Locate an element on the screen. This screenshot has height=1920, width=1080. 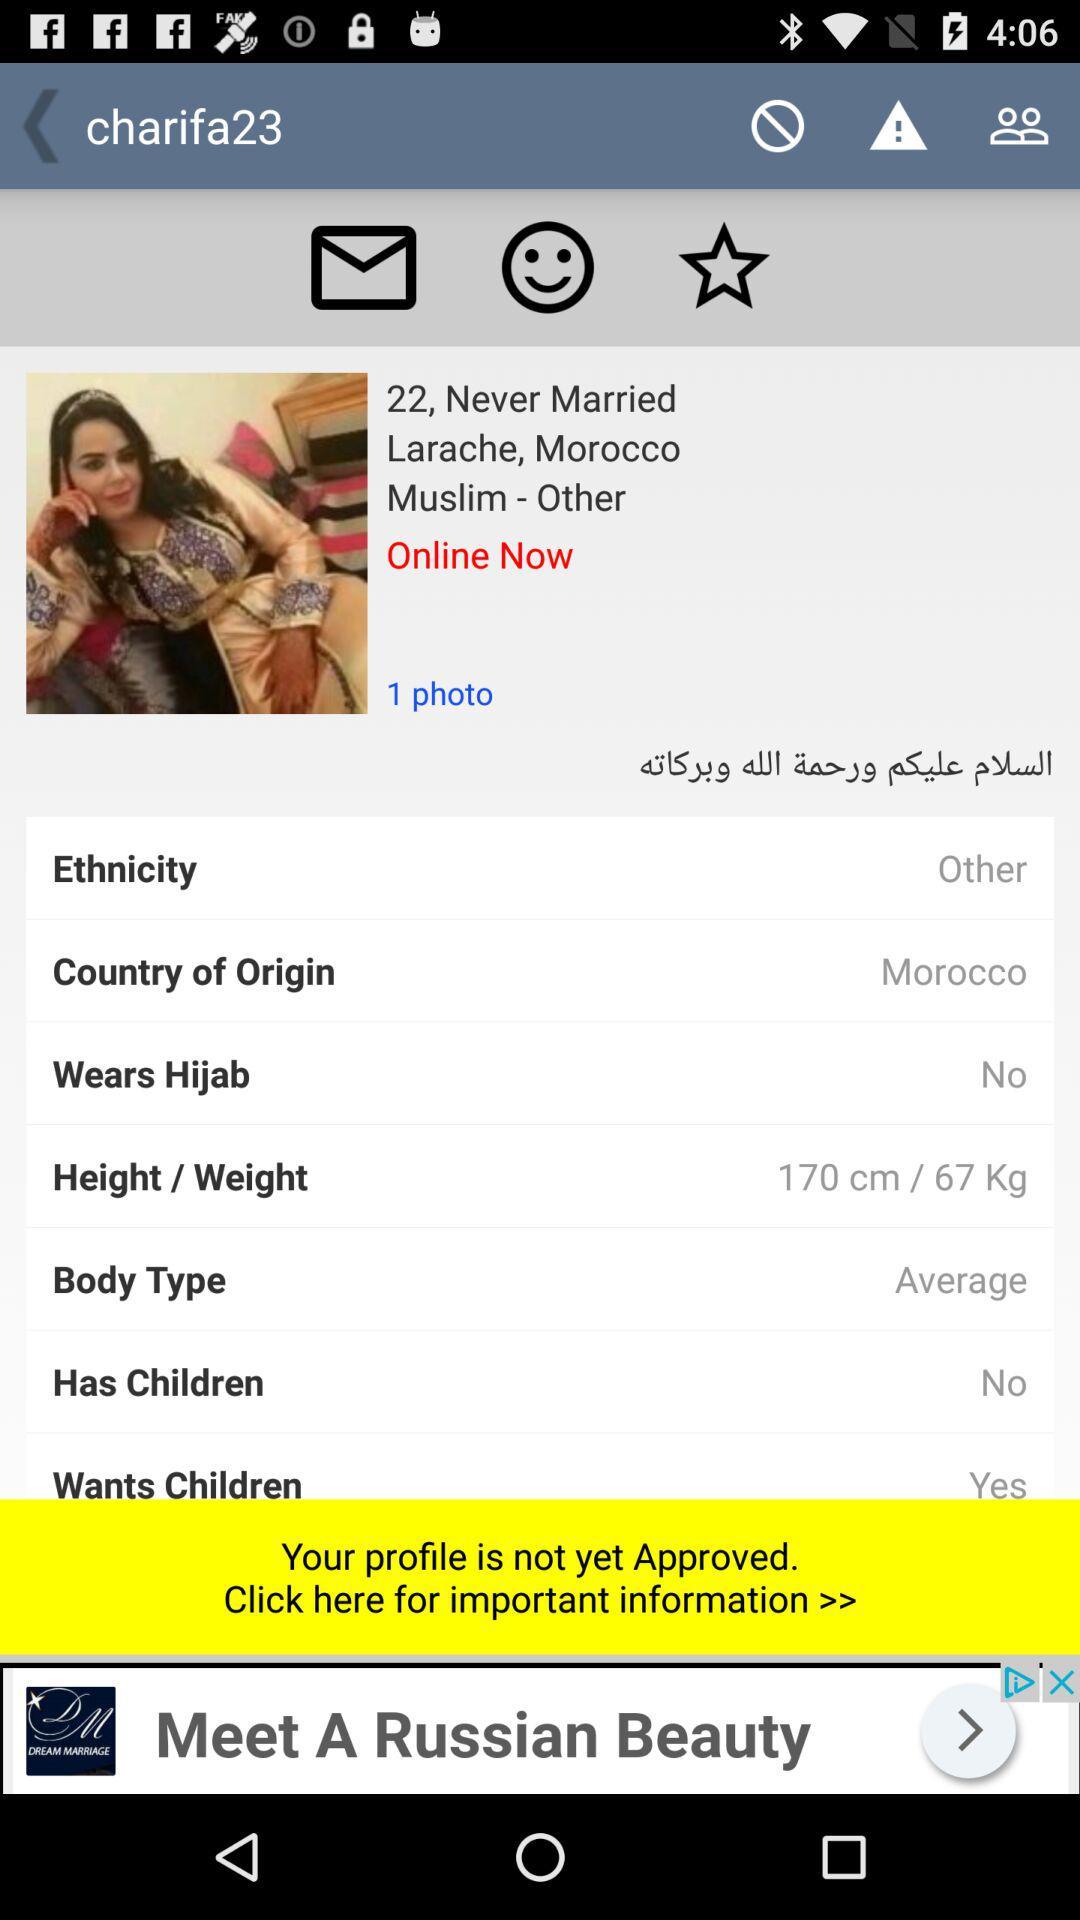
the advertisement is located at coordinates (540, 1727).